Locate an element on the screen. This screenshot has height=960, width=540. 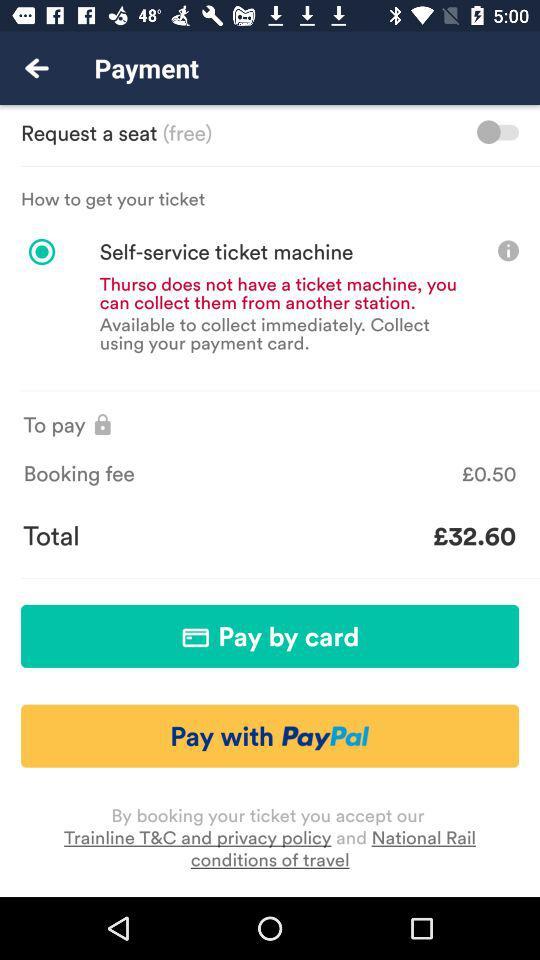
open contextual information is located at coordinates (508, 249).